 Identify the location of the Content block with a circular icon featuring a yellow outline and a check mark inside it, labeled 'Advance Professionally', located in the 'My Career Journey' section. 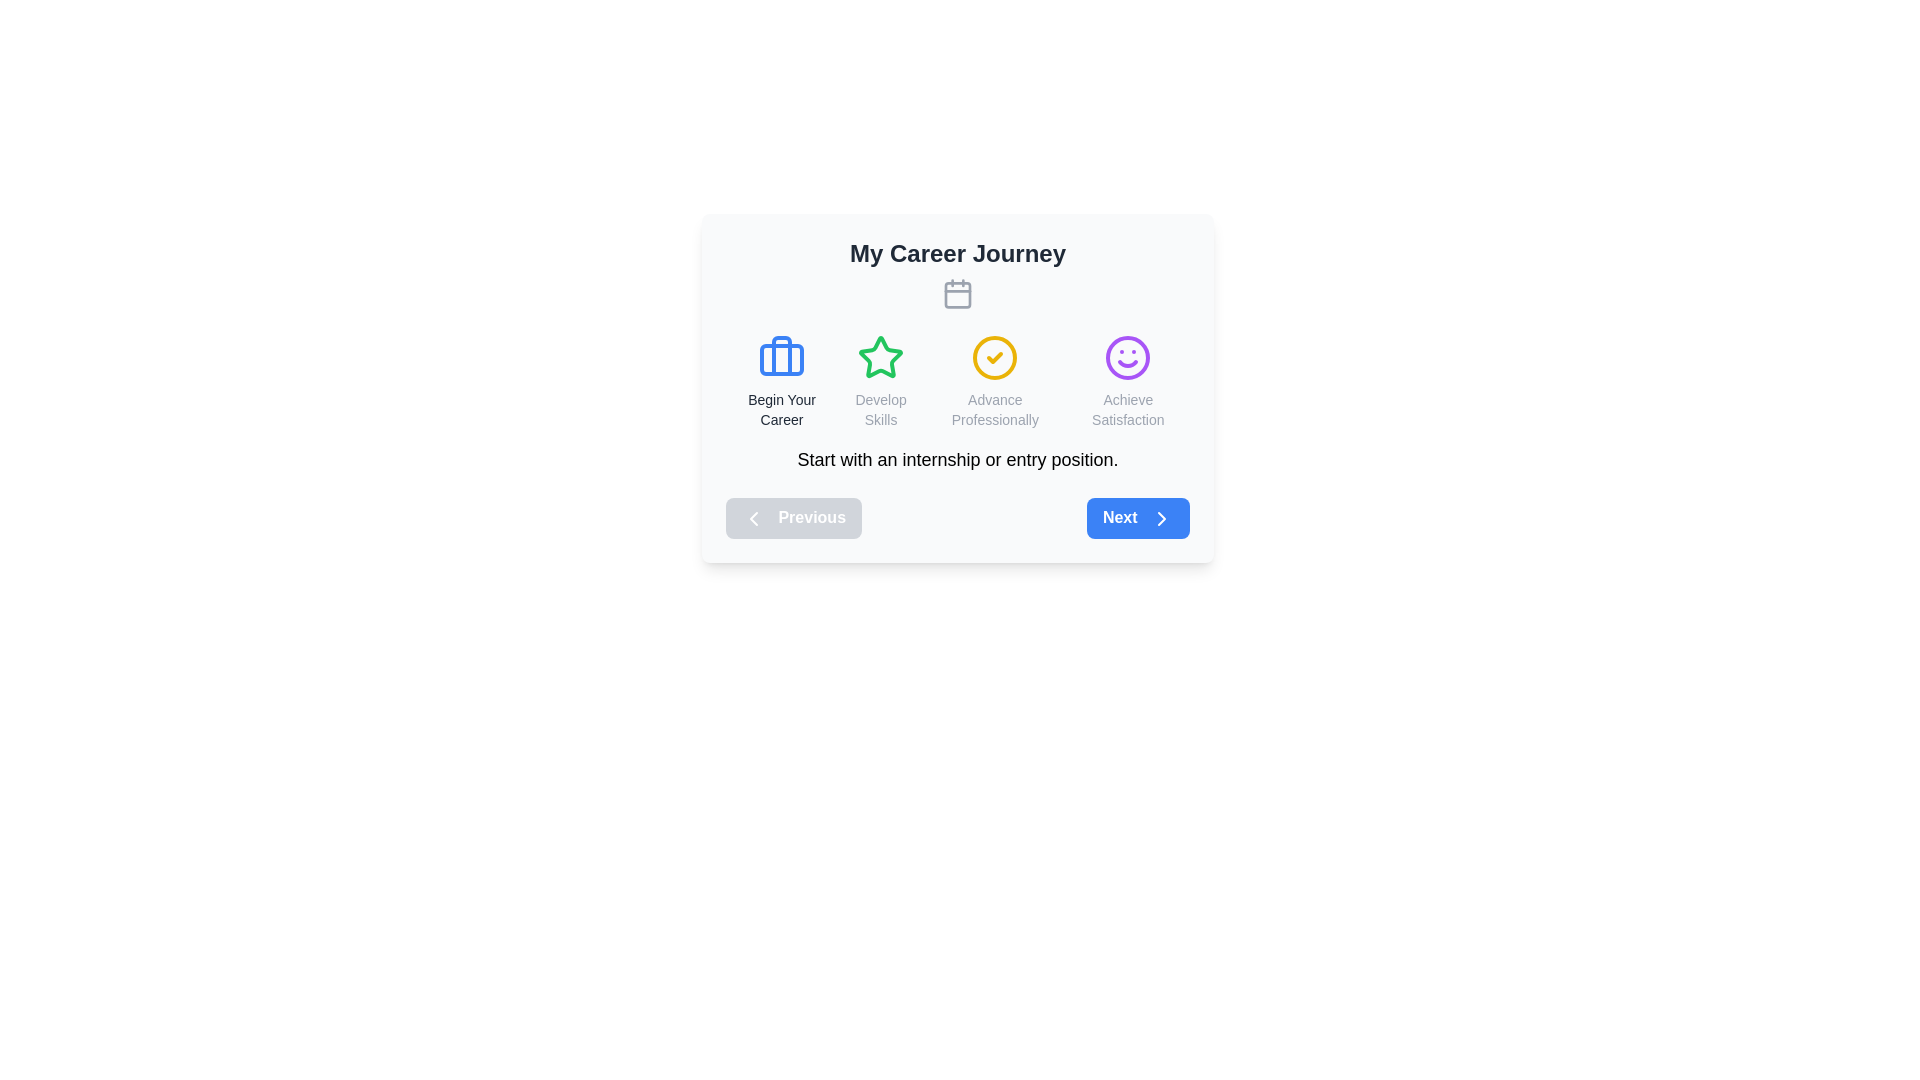
(995, 381).